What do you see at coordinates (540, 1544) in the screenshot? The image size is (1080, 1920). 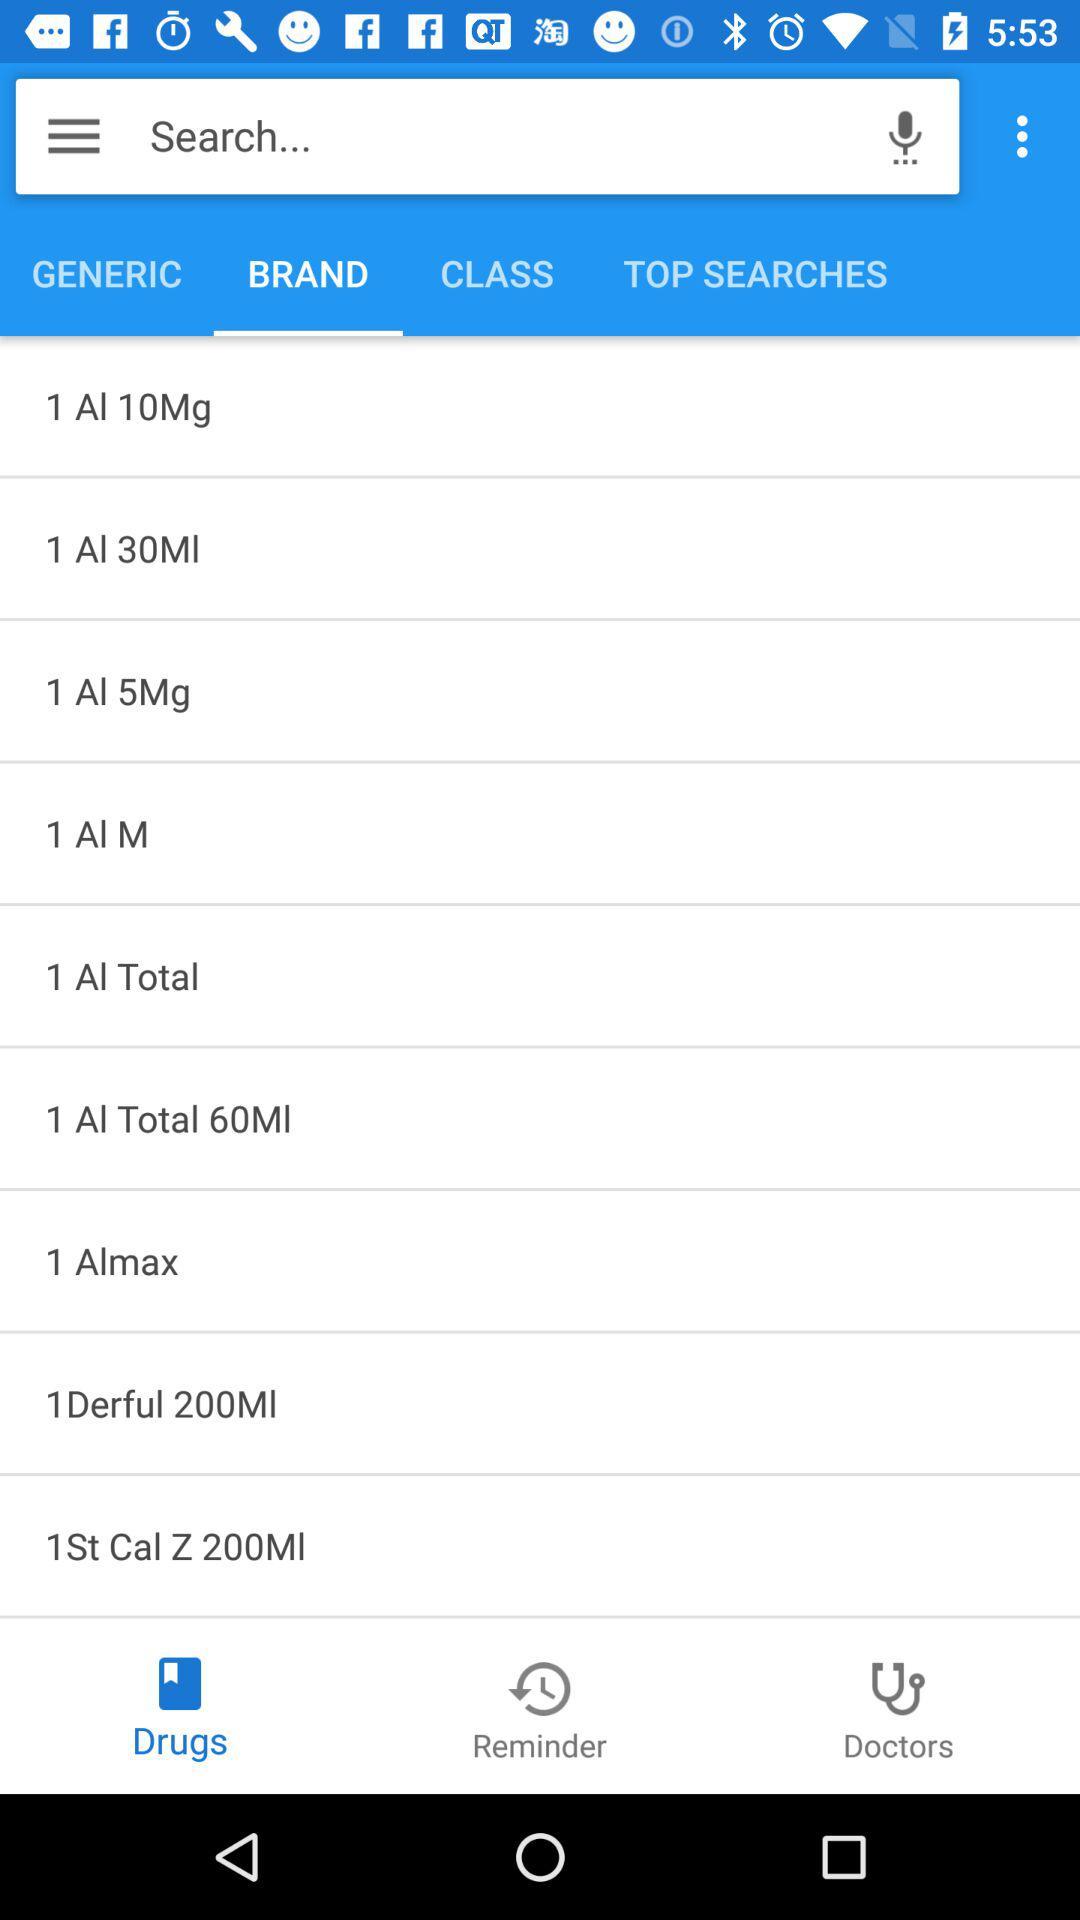 I see `the 1st cal z icon` at bounding box center [540, 1544].